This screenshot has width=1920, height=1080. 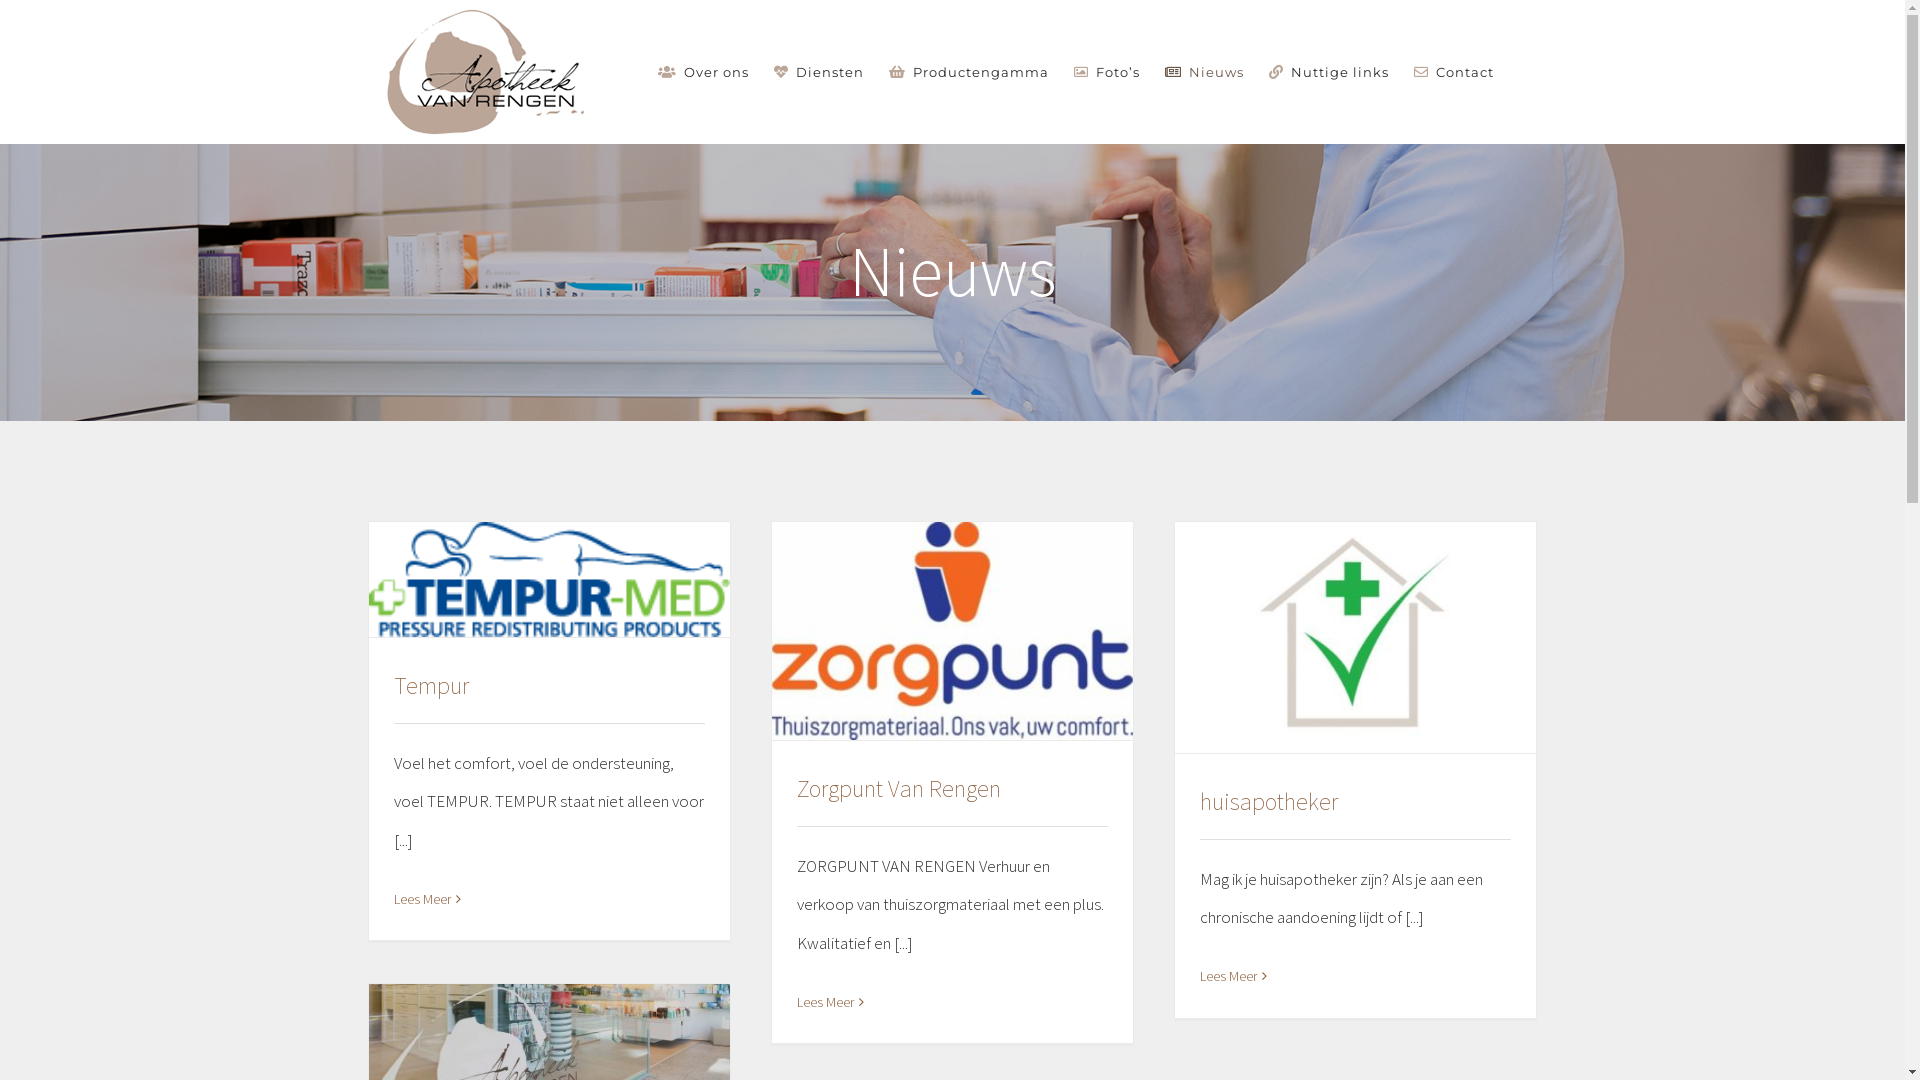 What do you see at coordinates (421, 898) in the screenshot?
I see `'Lees Meer'` at bounding box center [421, 898].